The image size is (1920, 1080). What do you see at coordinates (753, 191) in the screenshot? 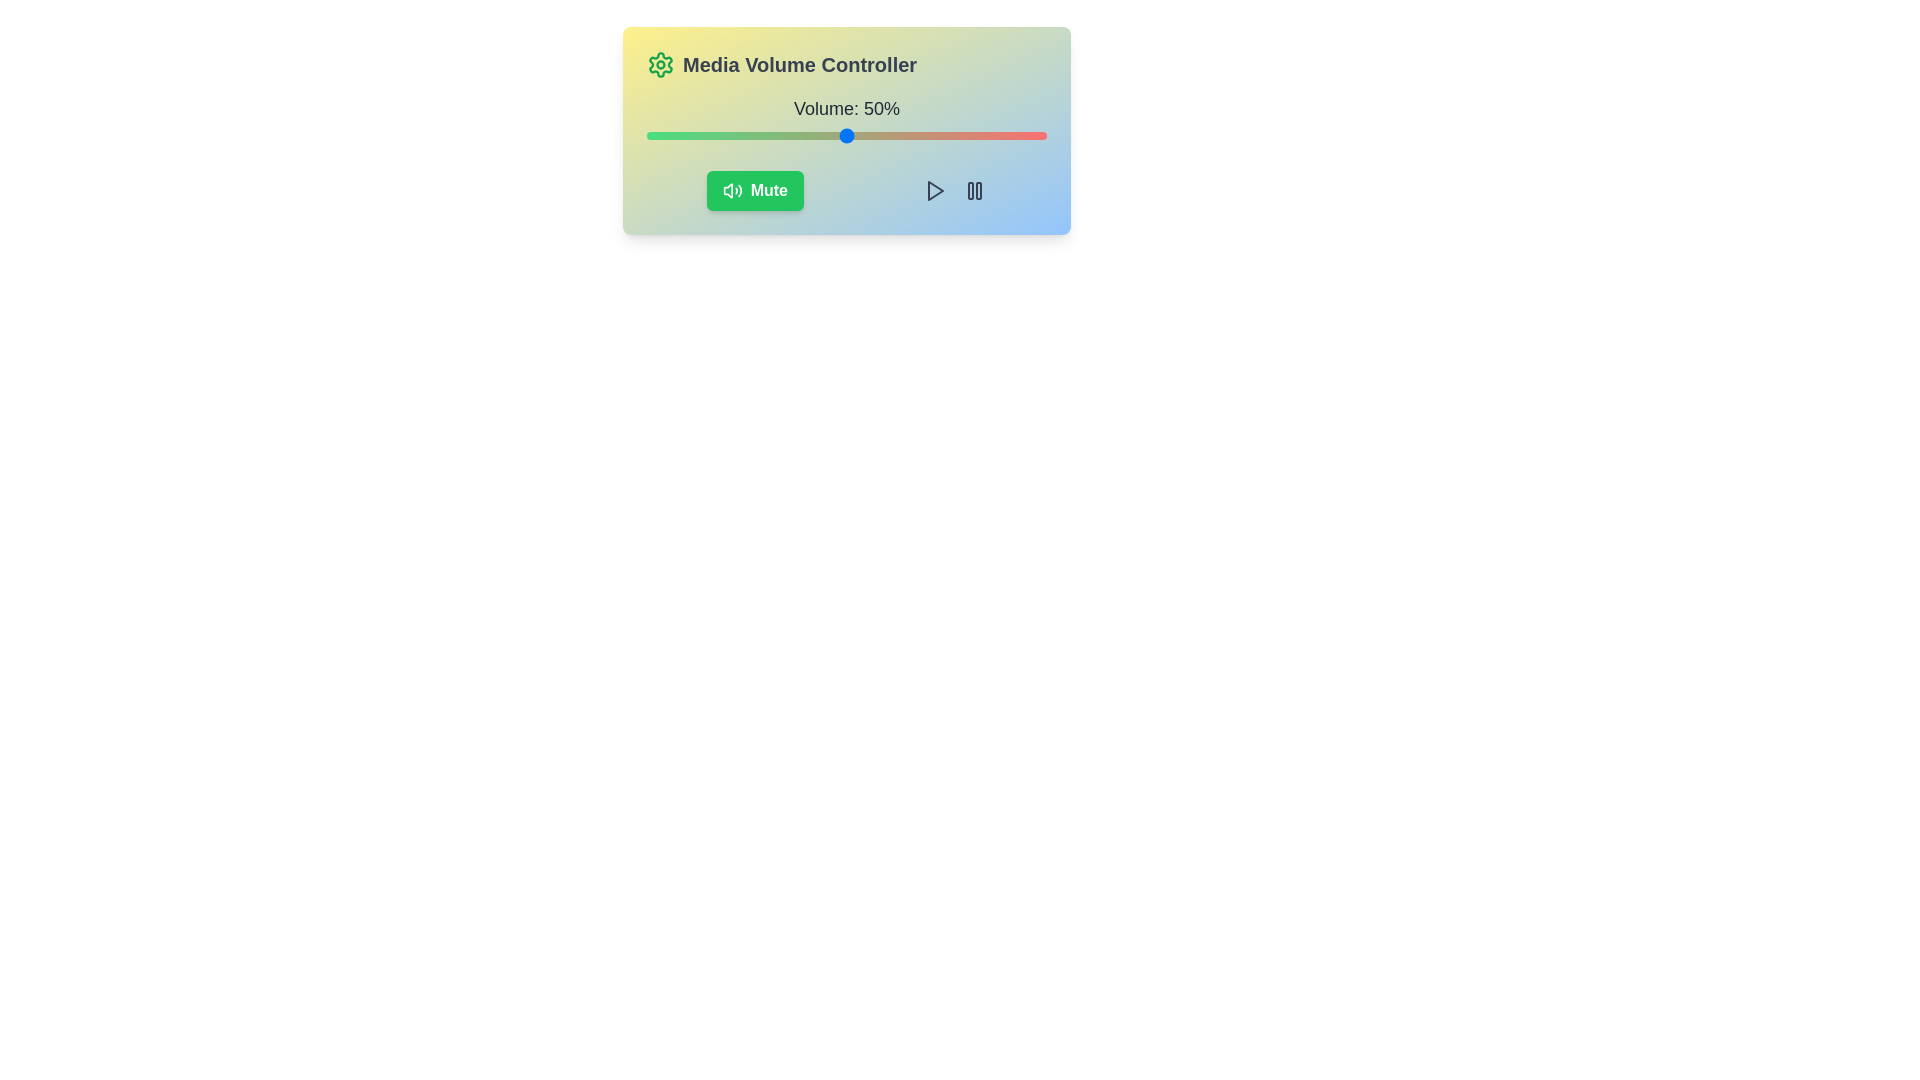
I see `'Mute' button to toggle mute/unmute` at bounding box center [753, 191].